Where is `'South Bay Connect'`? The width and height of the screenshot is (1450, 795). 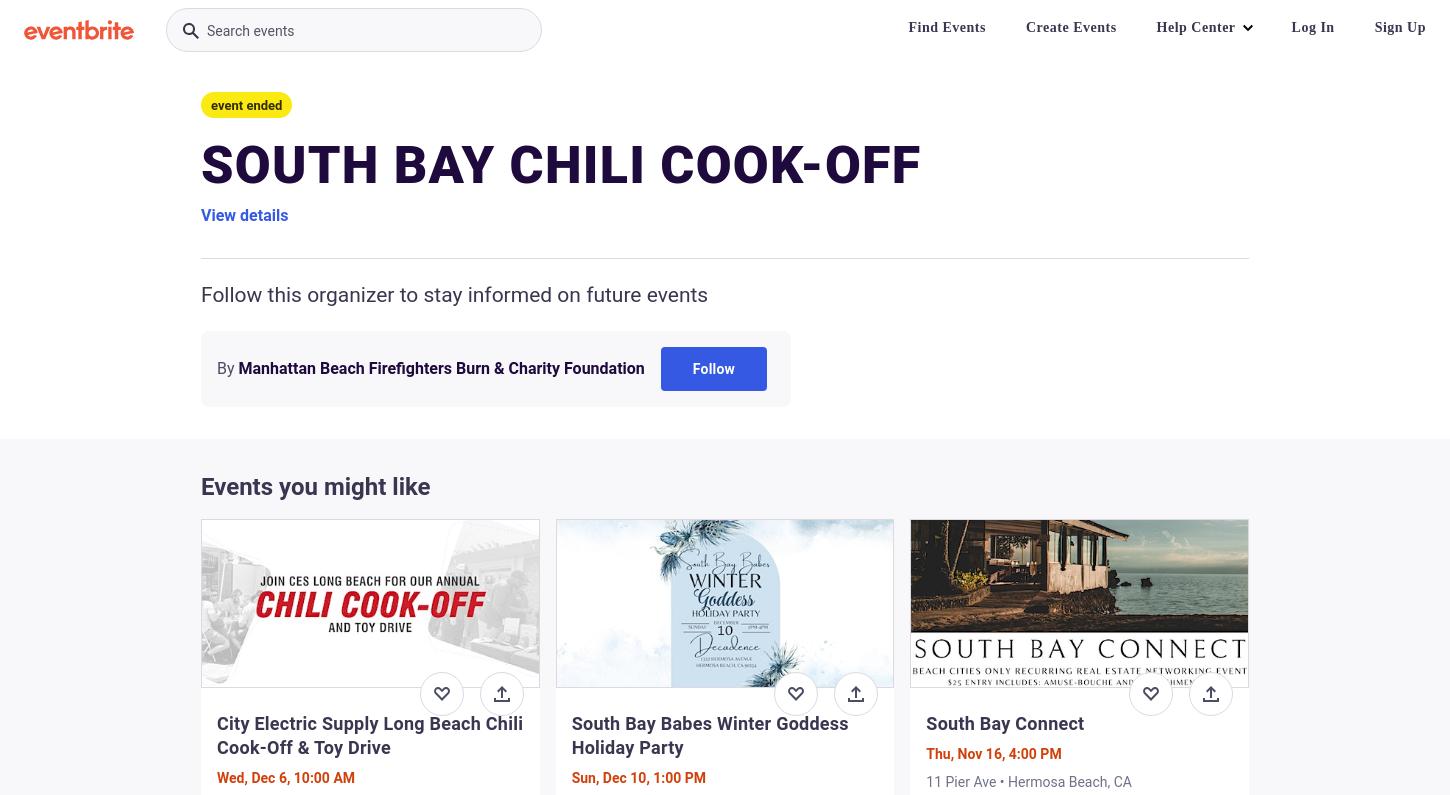
'South Bay Connect' is located at coordinates (1004, 722).